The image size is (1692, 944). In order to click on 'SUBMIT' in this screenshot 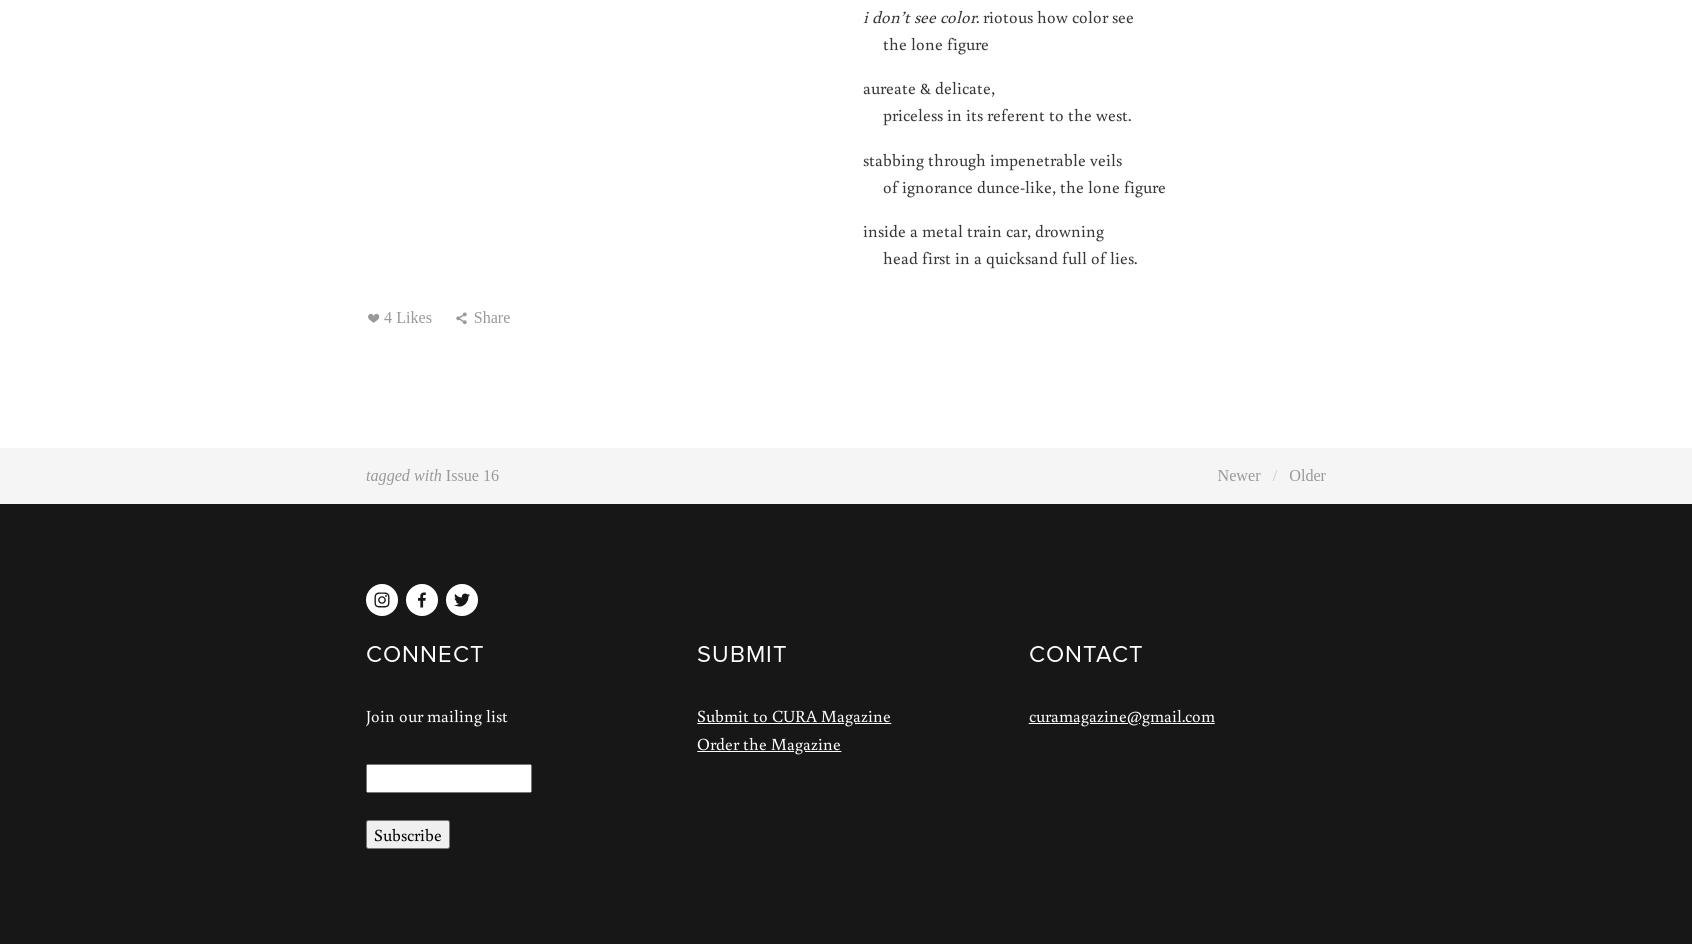, I will do `click(741, 651)`.